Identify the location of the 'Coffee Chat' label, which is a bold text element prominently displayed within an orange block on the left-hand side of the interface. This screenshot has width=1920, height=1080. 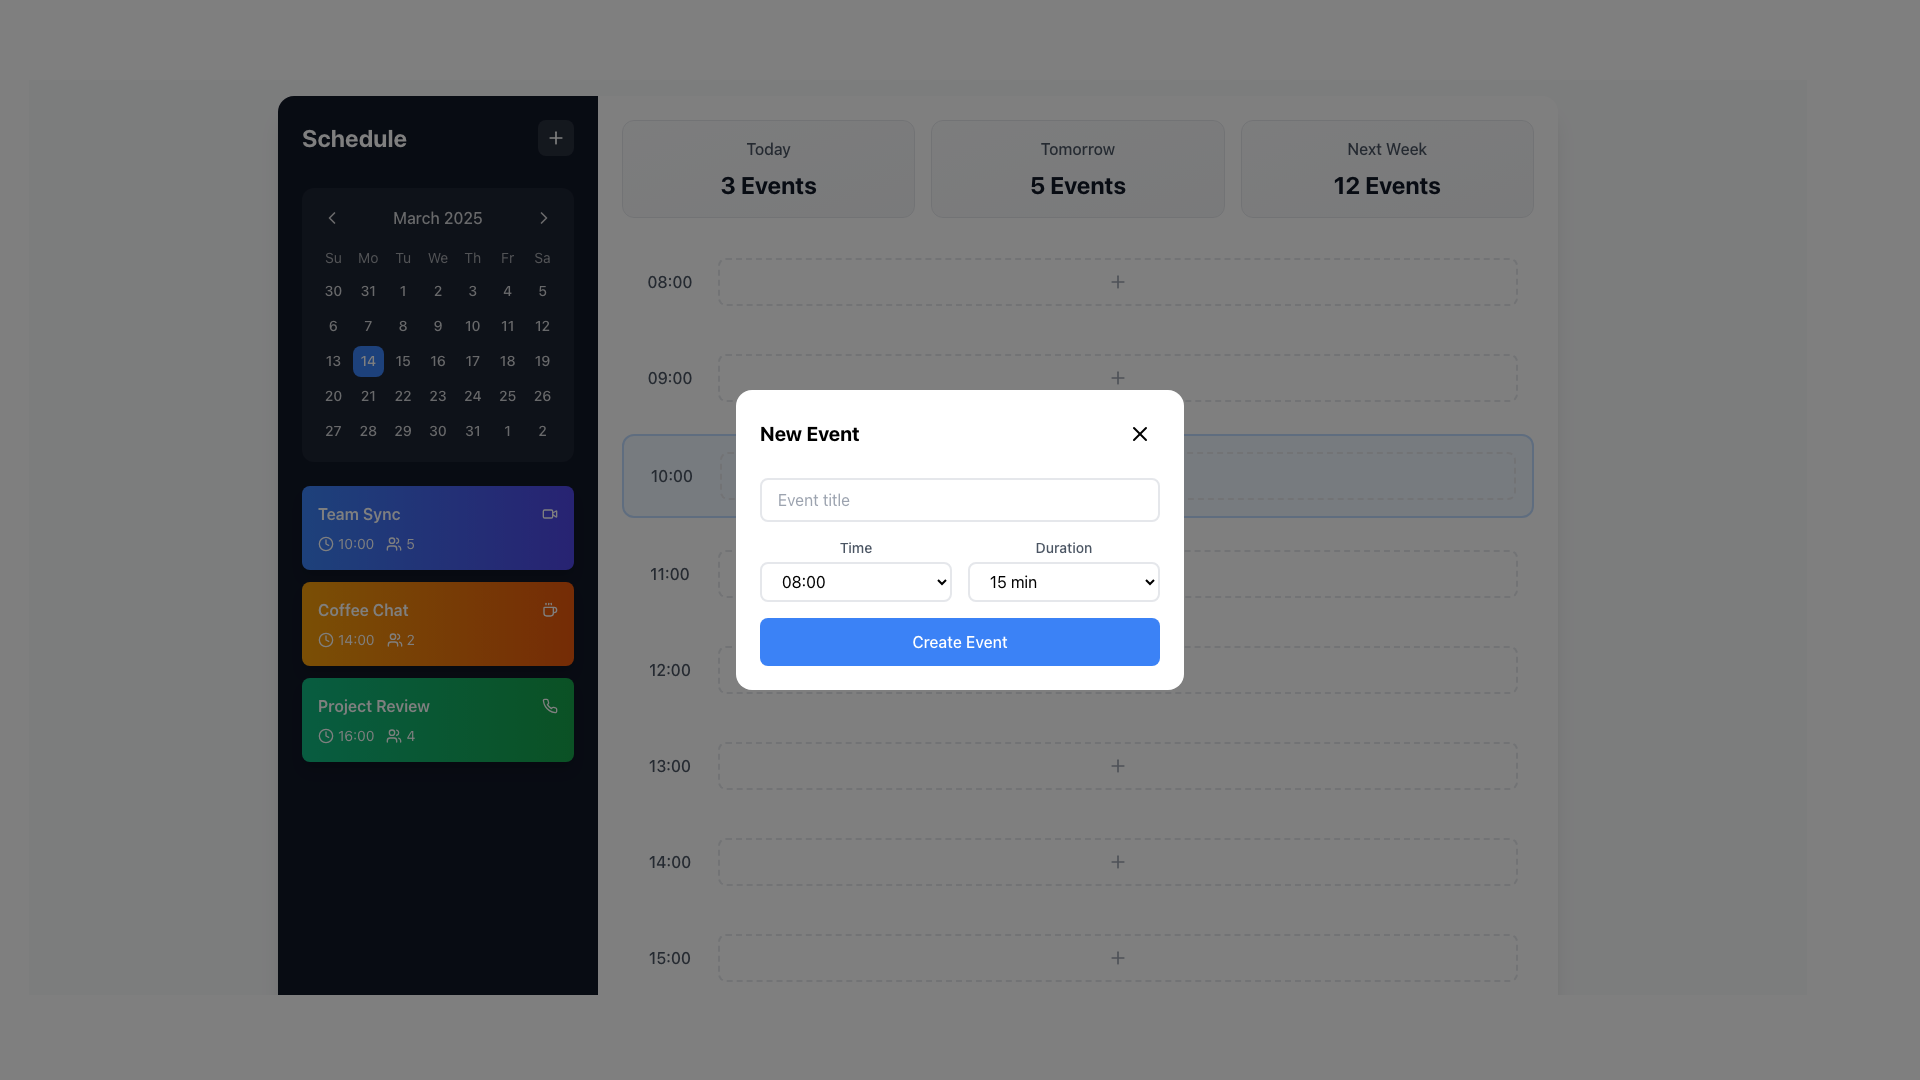
(363, 609).